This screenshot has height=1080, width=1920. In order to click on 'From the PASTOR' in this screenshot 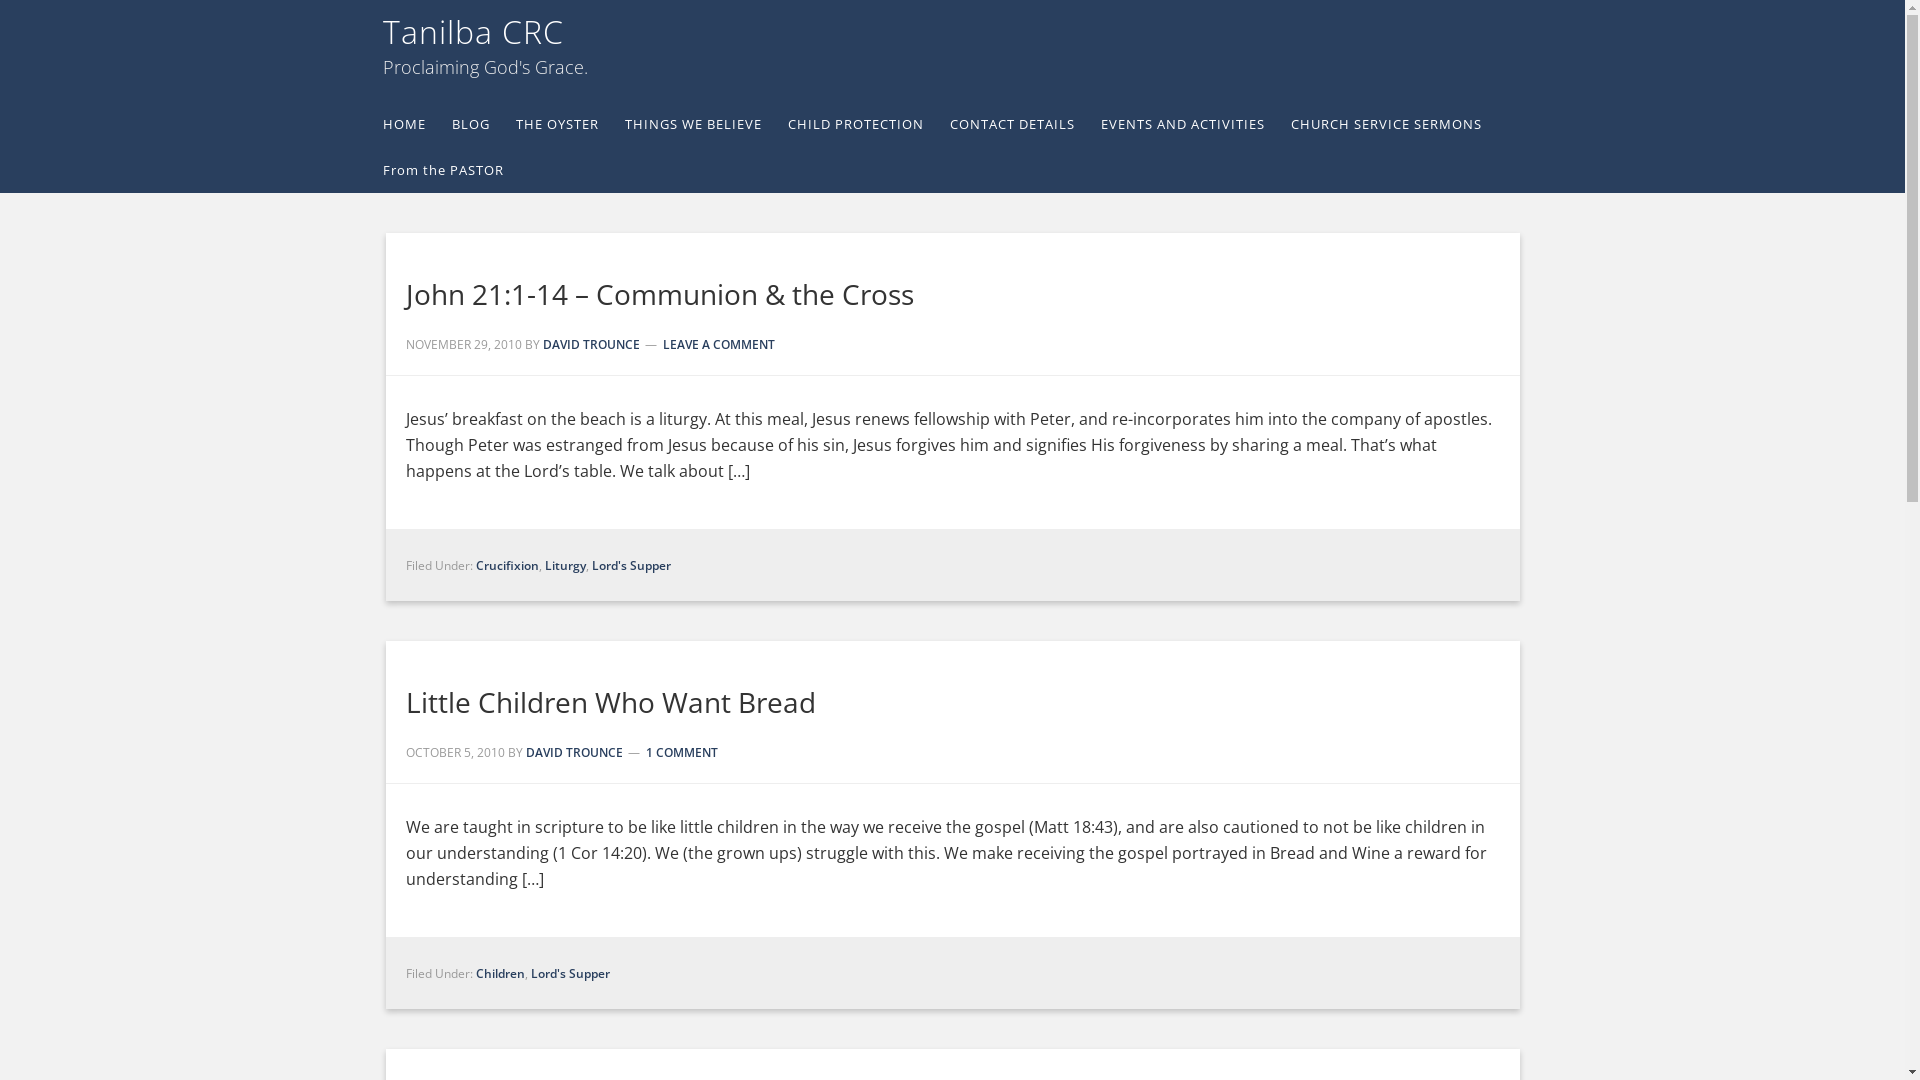, I will do `click(382, 169)`.